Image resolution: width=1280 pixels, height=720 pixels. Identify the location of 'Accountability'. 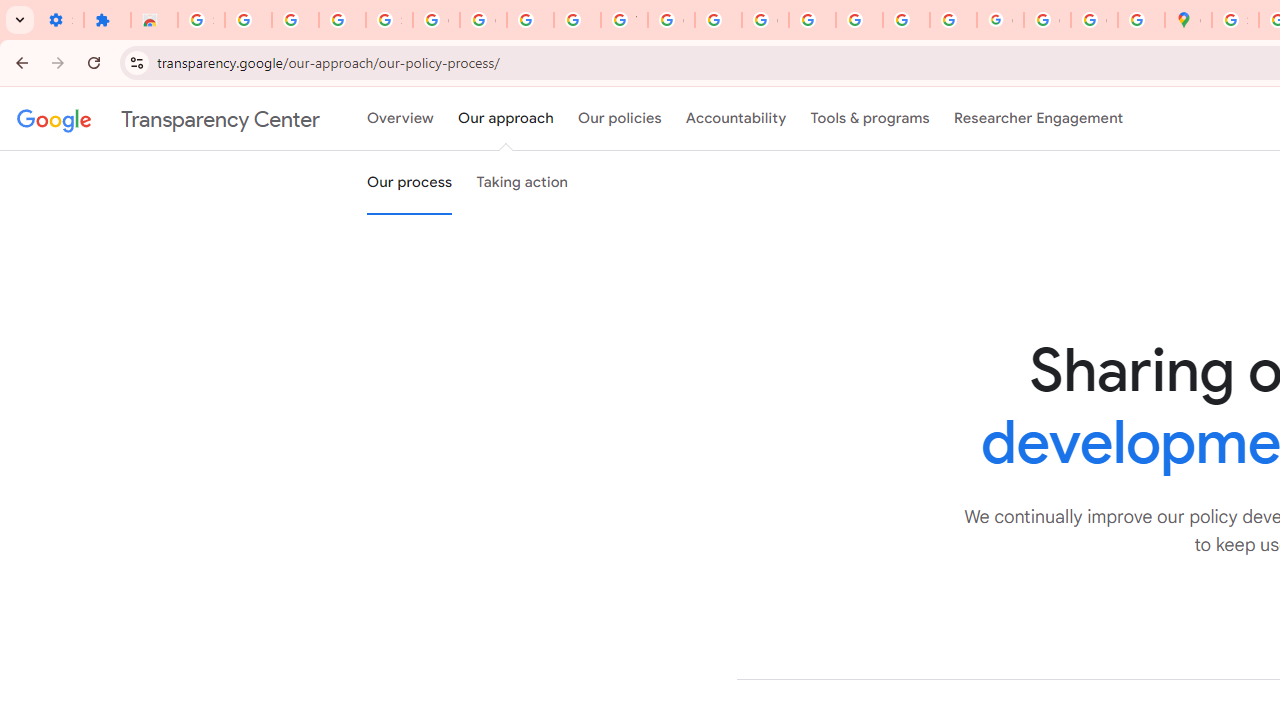
(735, 119).